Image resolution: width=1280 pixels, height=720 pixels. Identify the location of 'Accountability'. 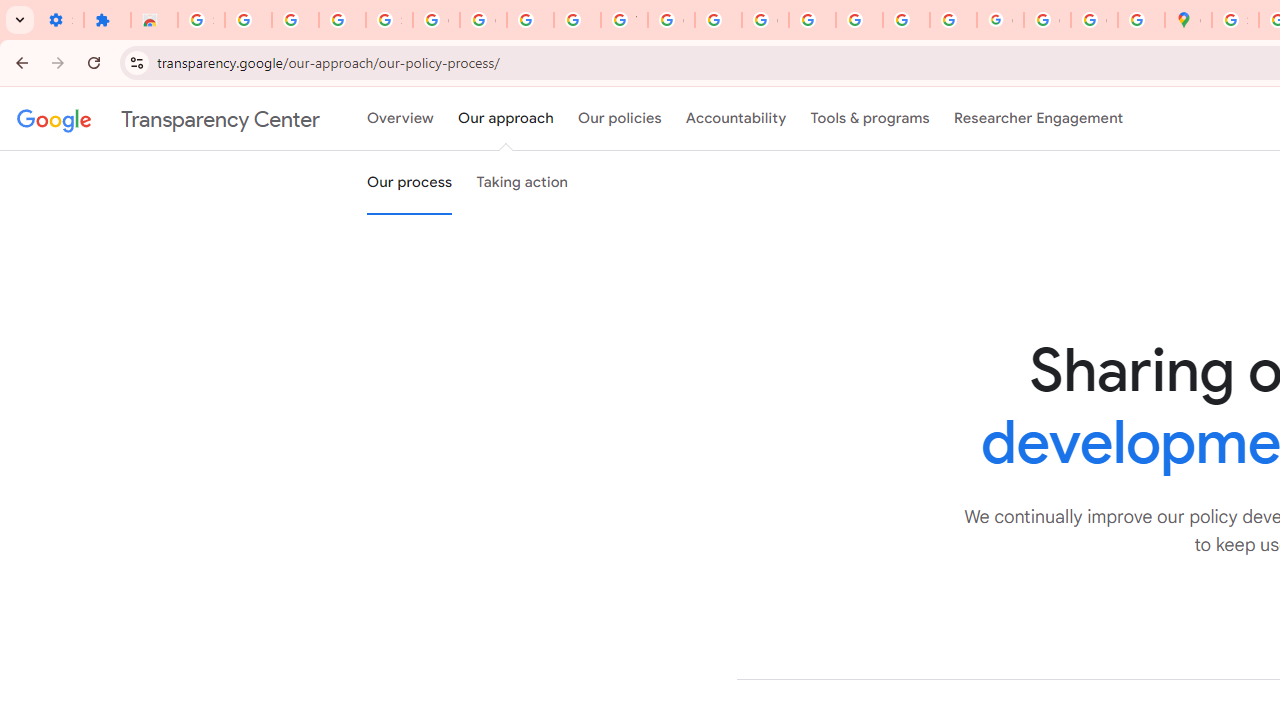
(735, 119).